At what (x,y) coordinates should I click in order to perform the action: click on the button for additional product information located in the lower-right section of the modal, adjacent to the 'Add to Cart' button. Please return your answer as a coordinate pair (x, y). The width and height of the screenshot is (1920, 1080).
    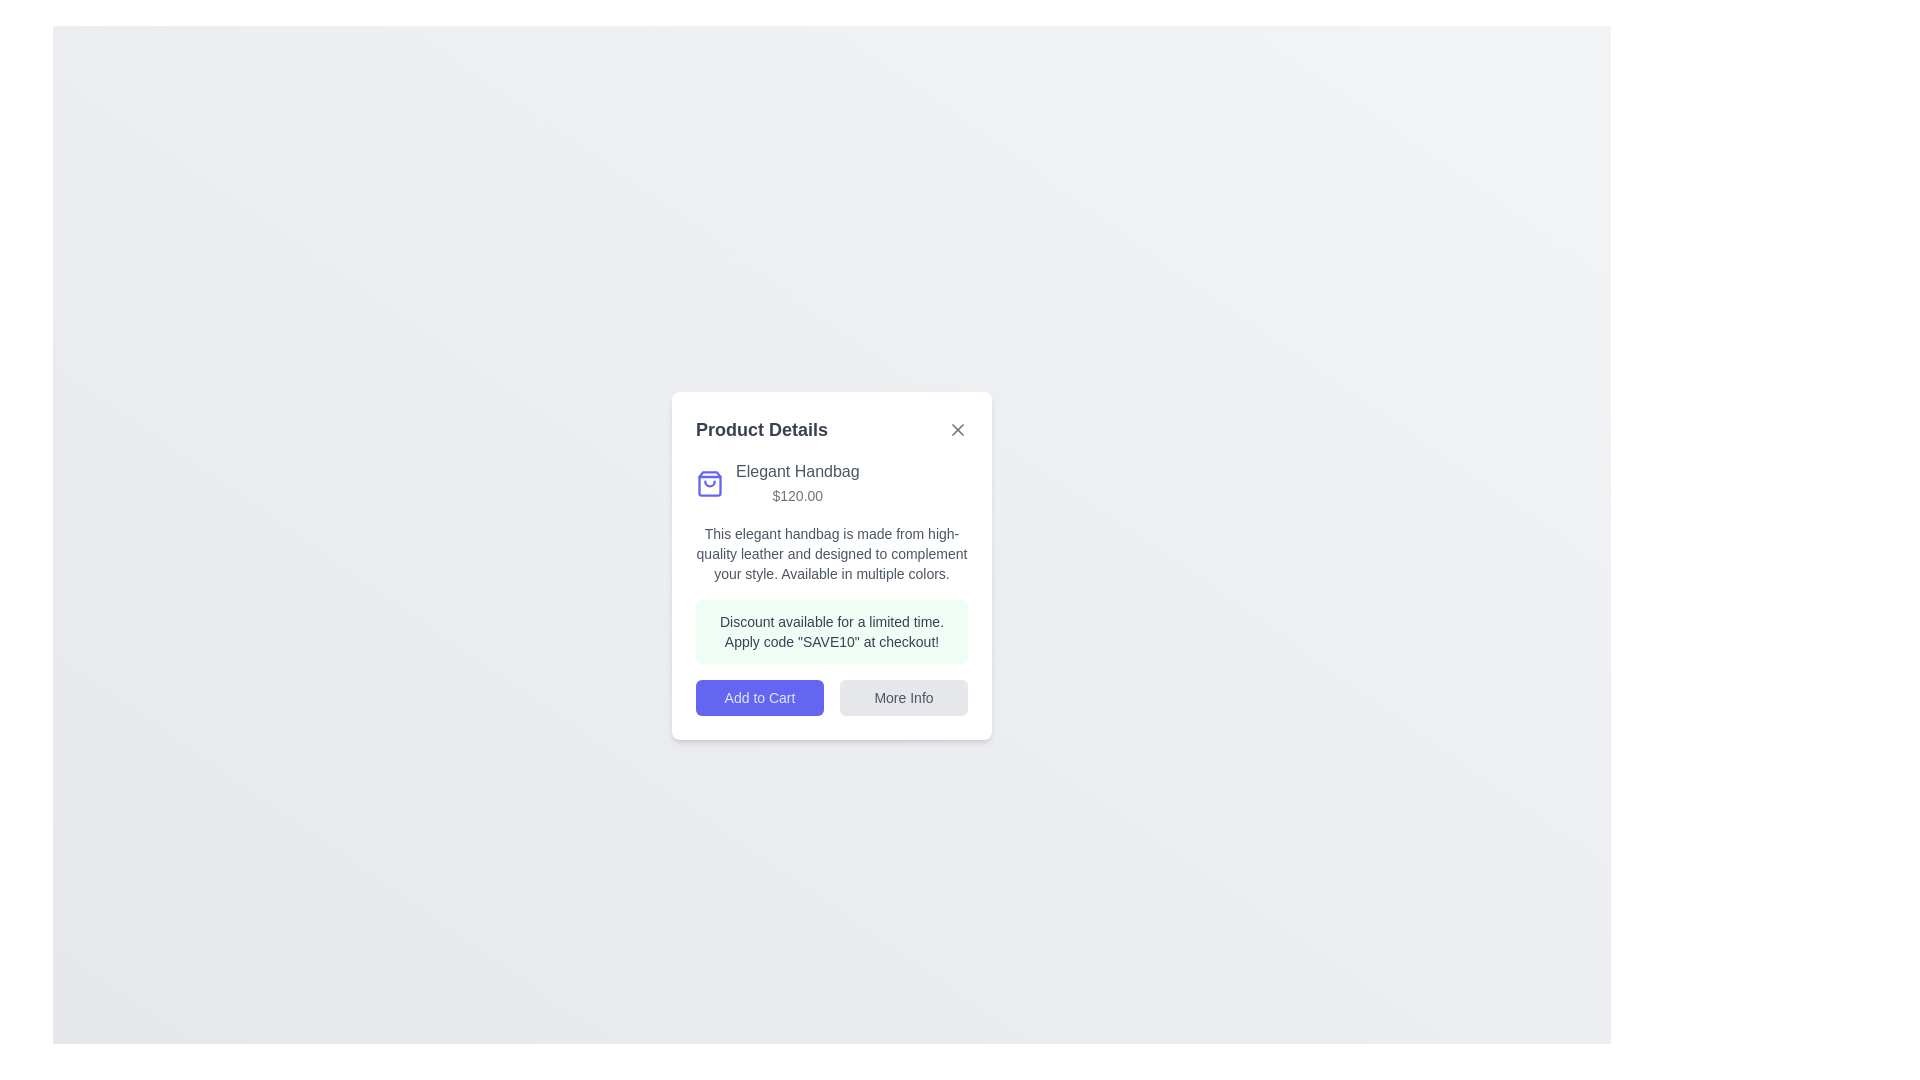
    Looking at the image, I should click on (902, 697).